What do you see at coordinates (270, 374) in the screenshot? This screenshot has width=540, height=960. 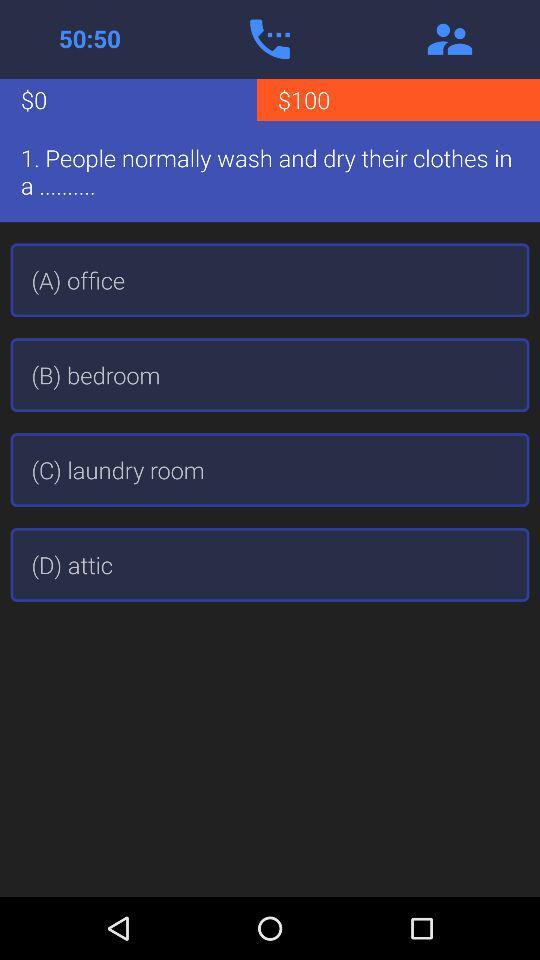 I see `icon below (a) office icon` at bounding box center [270, 374].